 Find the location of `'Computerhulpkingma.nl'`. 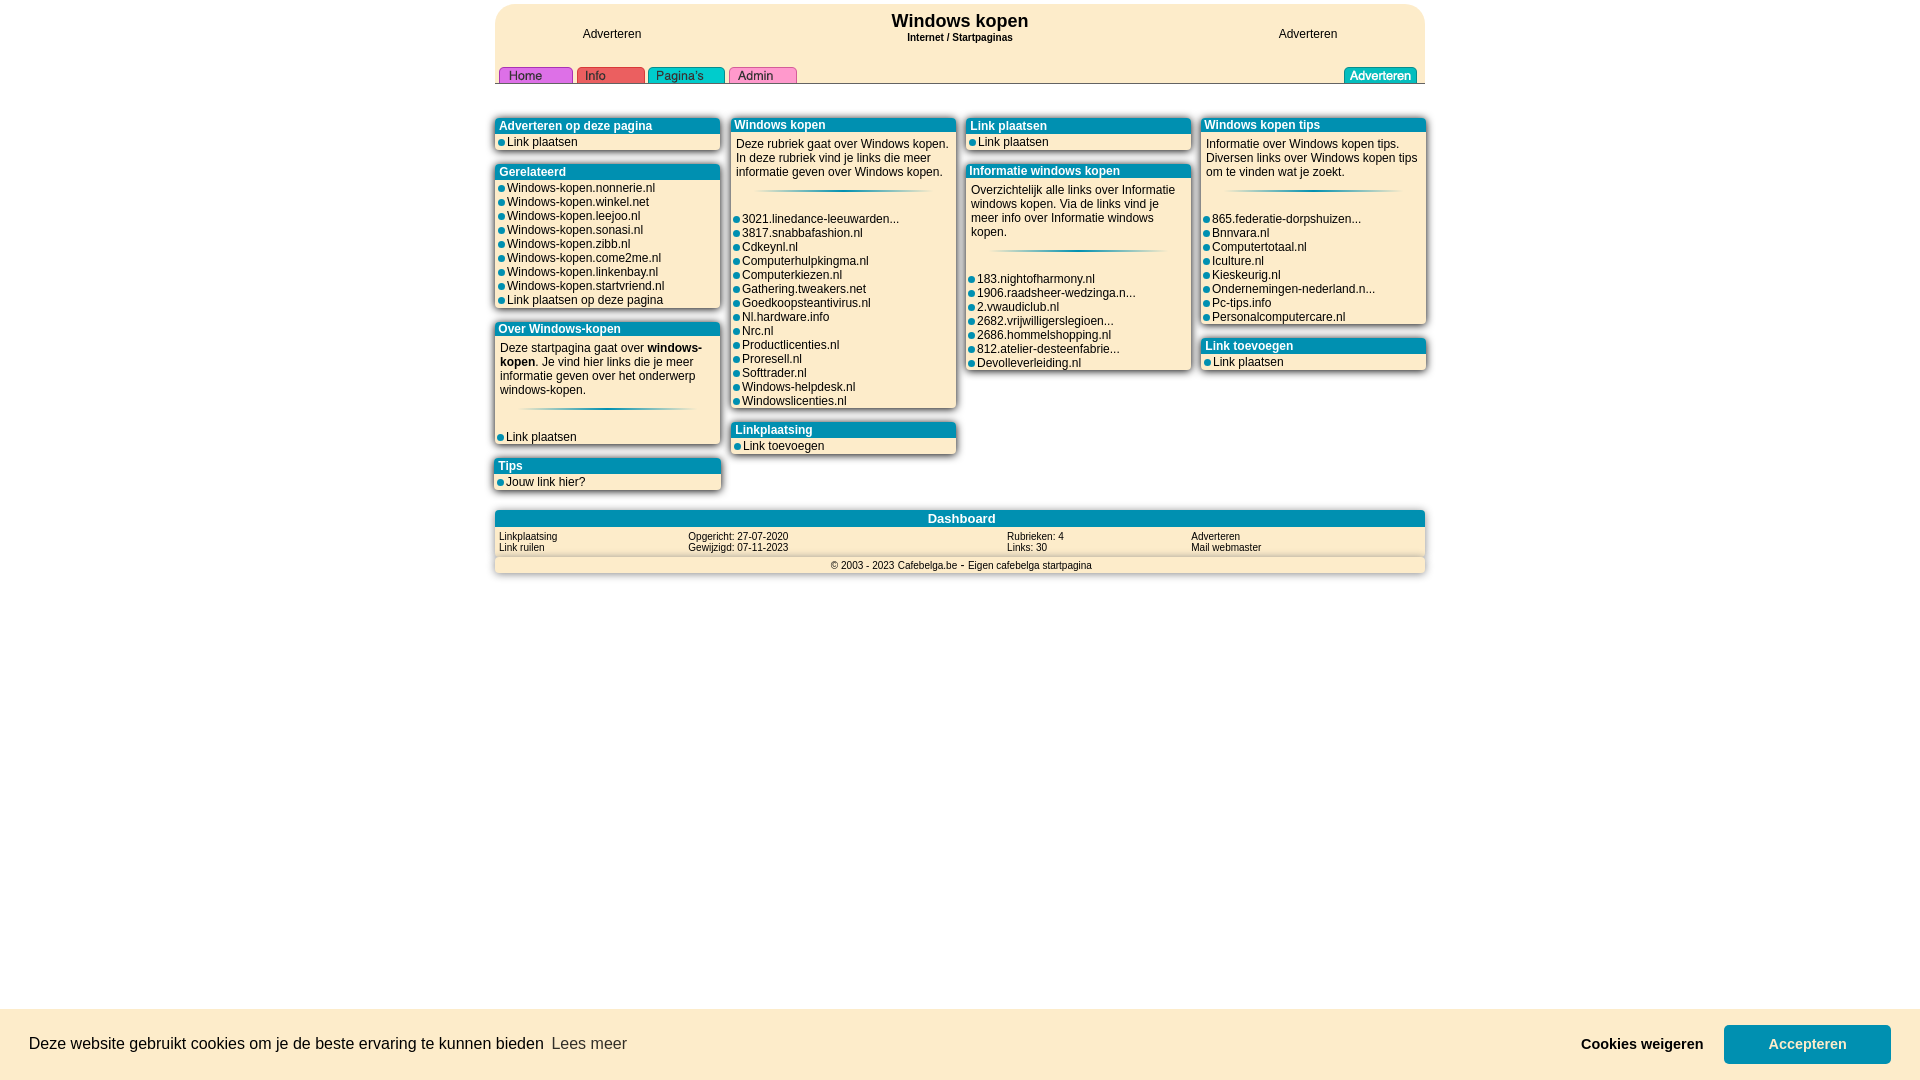

'Computerhulpkingma.nl' is located at coordinates (805, 260).